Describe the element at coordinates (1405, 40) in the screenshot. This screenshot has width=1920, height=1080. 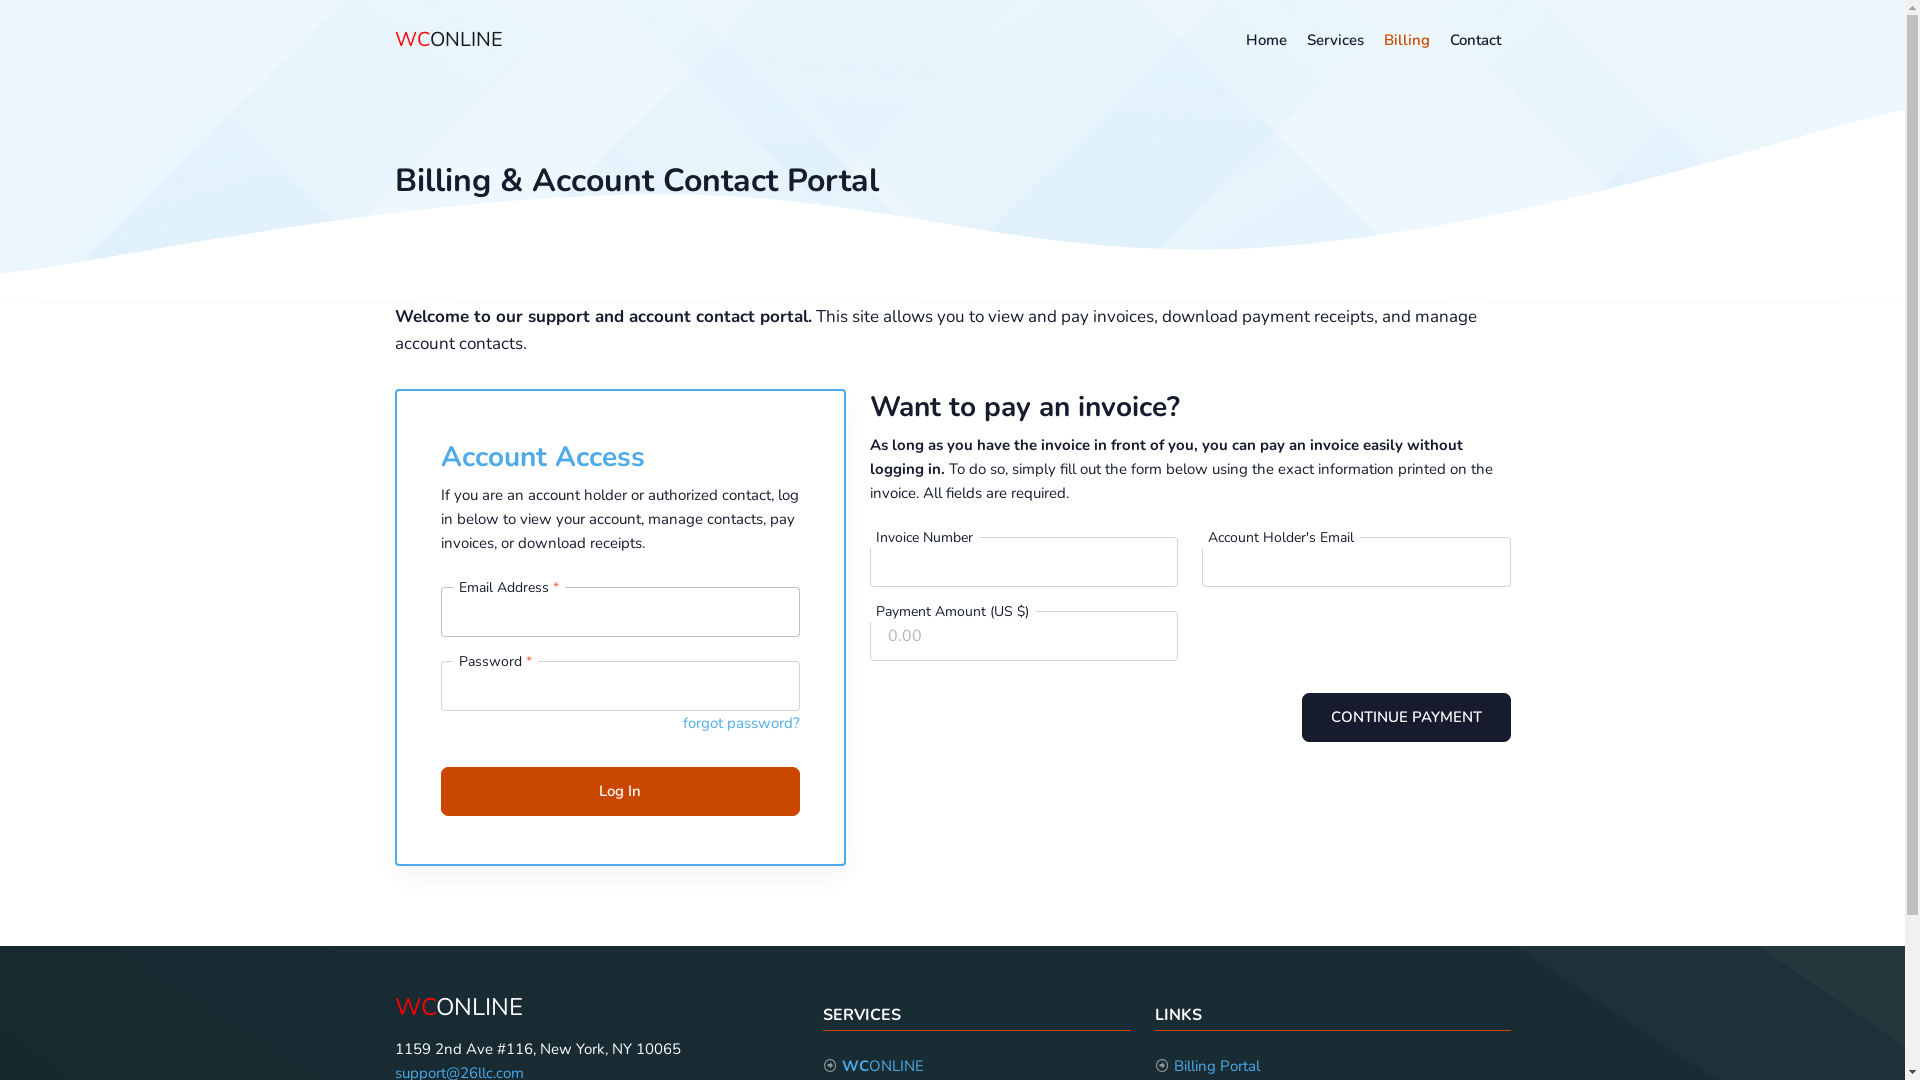
I see `'Billing'` at that location.